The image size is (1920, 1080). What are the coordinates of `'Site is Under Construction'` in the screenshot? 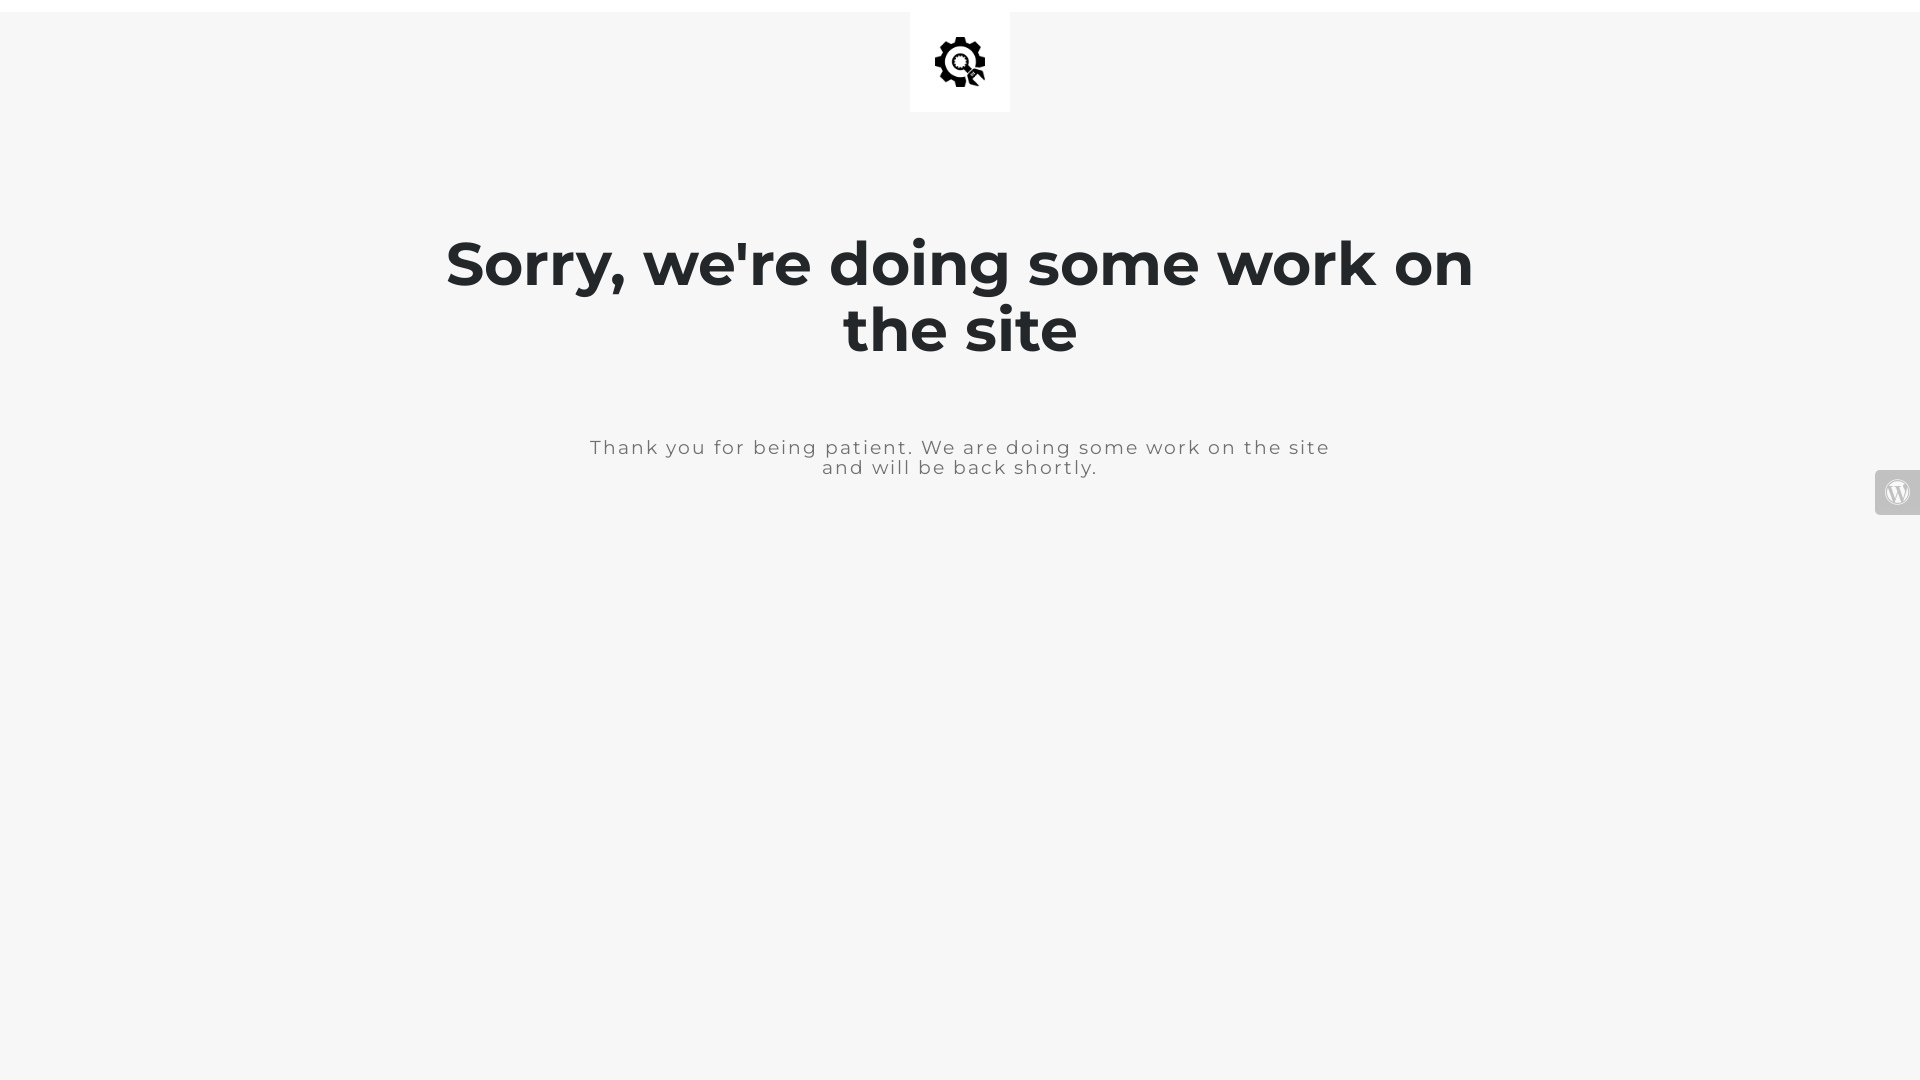 It's located at (960, 60).